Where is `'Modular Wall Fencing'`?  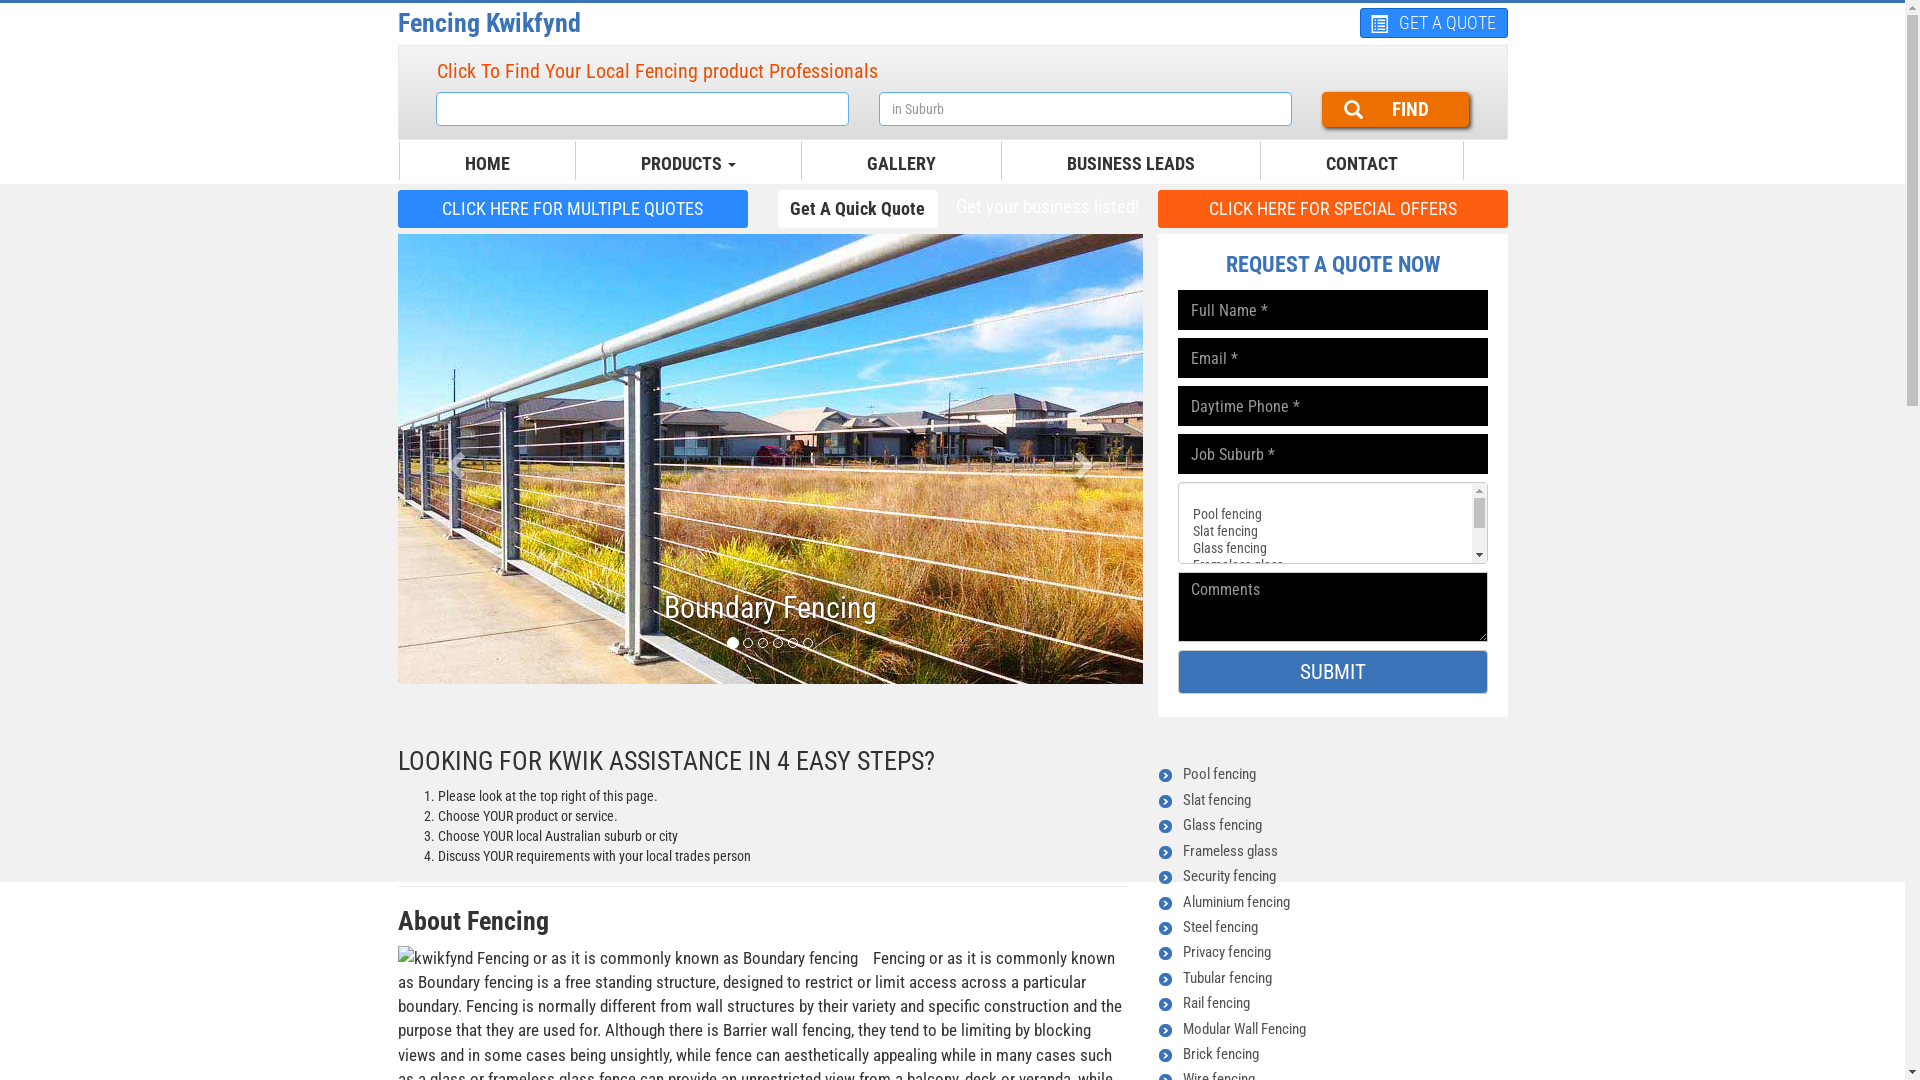
'Modular Wall Fencing' is located at coordinates (1242, 1029).